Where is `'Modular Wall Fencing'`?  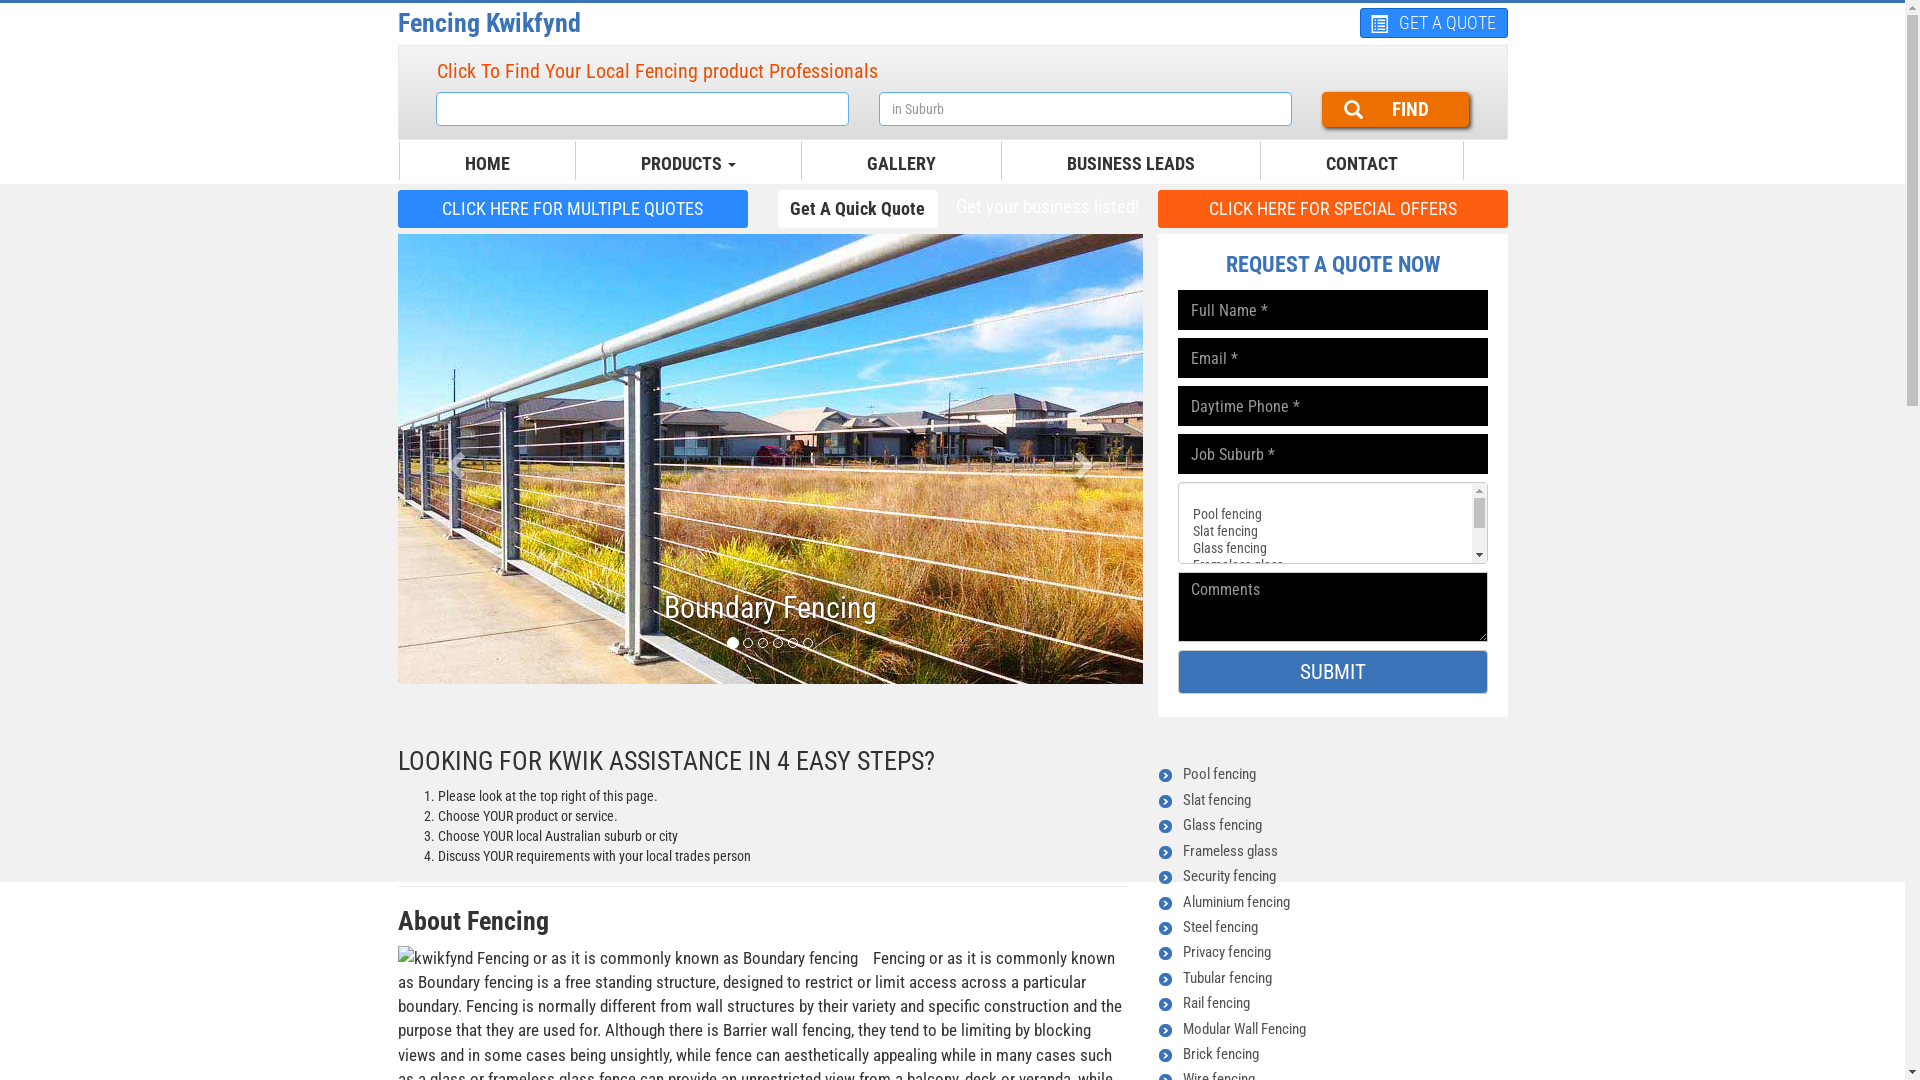
'Modular Wall Fencing' is located at coordinates (1242, 1029).